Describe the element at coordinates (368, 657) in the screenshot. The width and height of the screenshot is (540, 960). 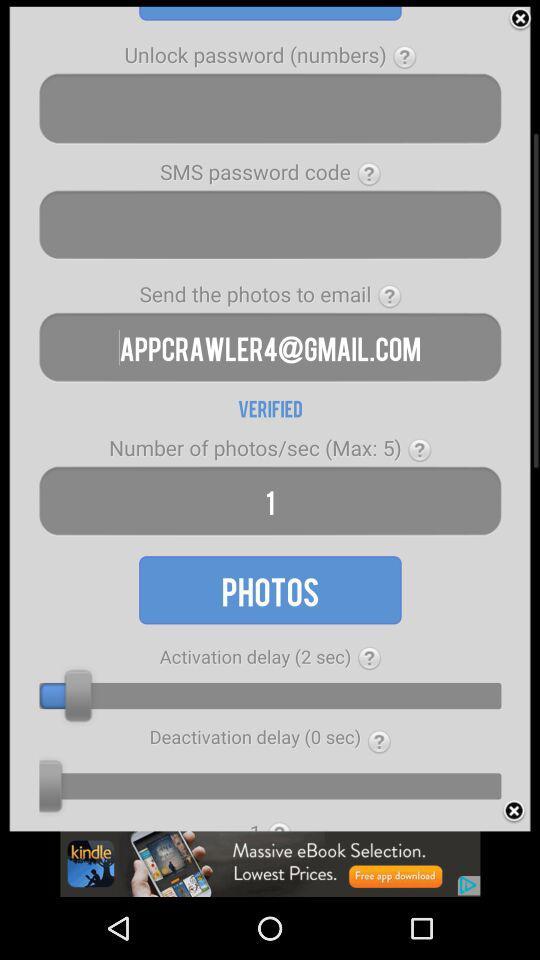
I see `see more information` at that location.